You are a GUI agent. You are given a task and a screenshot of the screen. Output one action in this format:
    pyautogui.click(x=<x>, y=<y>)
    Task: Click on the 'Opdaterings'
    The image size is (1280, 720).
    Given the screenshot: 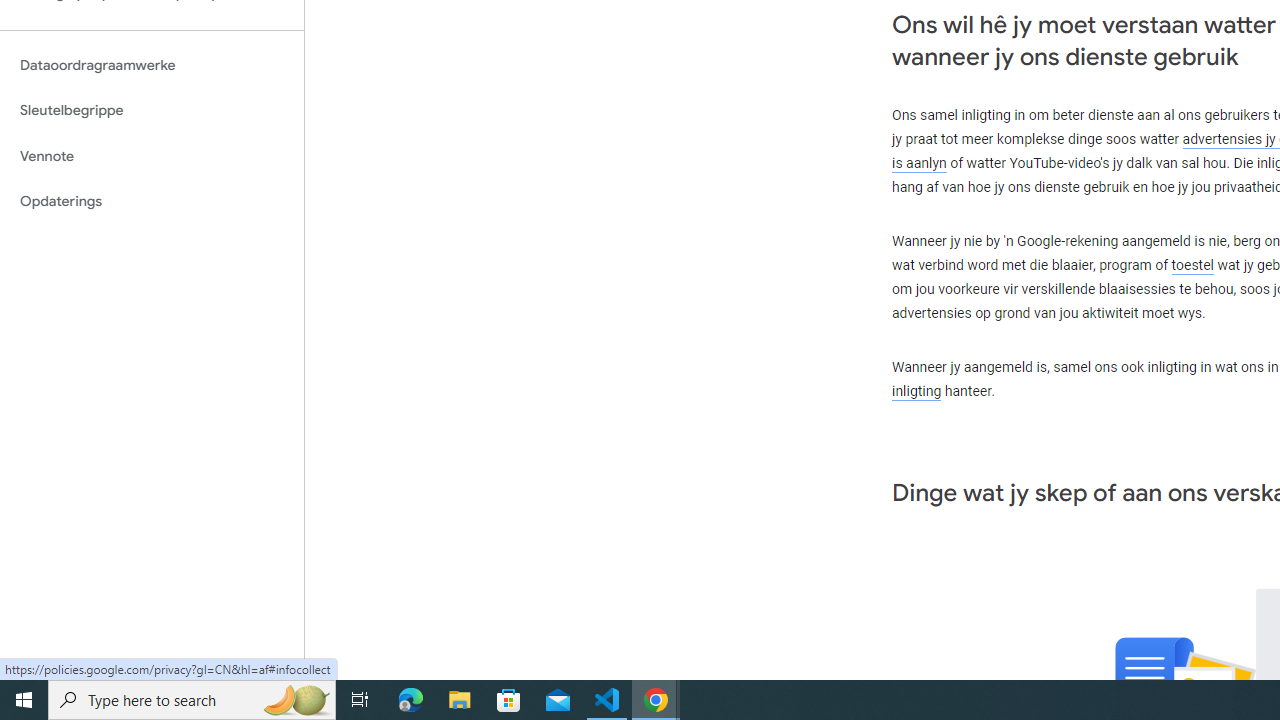 What is the action you would take?
    pyautogui.click(x=151, y=201)
    